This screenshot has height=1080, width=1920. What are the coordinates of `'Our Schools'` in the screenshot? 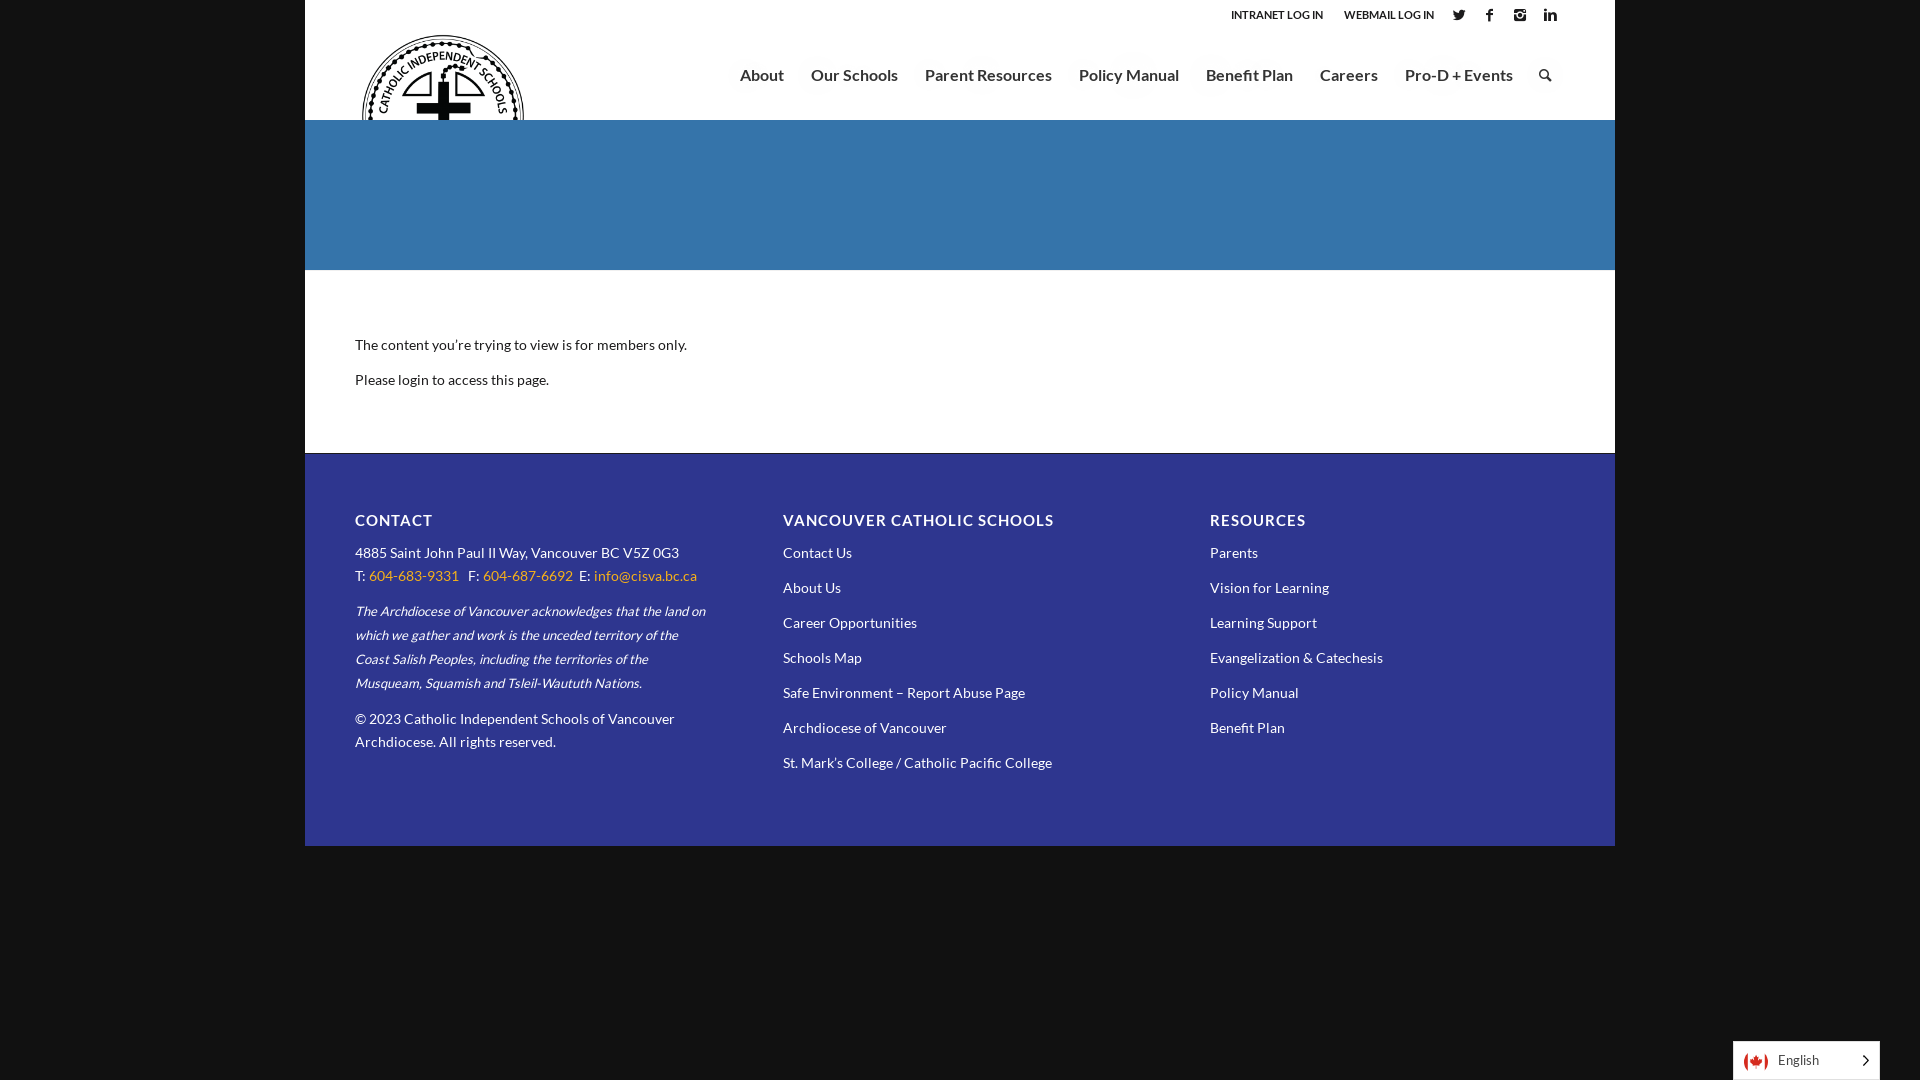 It's located at (854, 73).